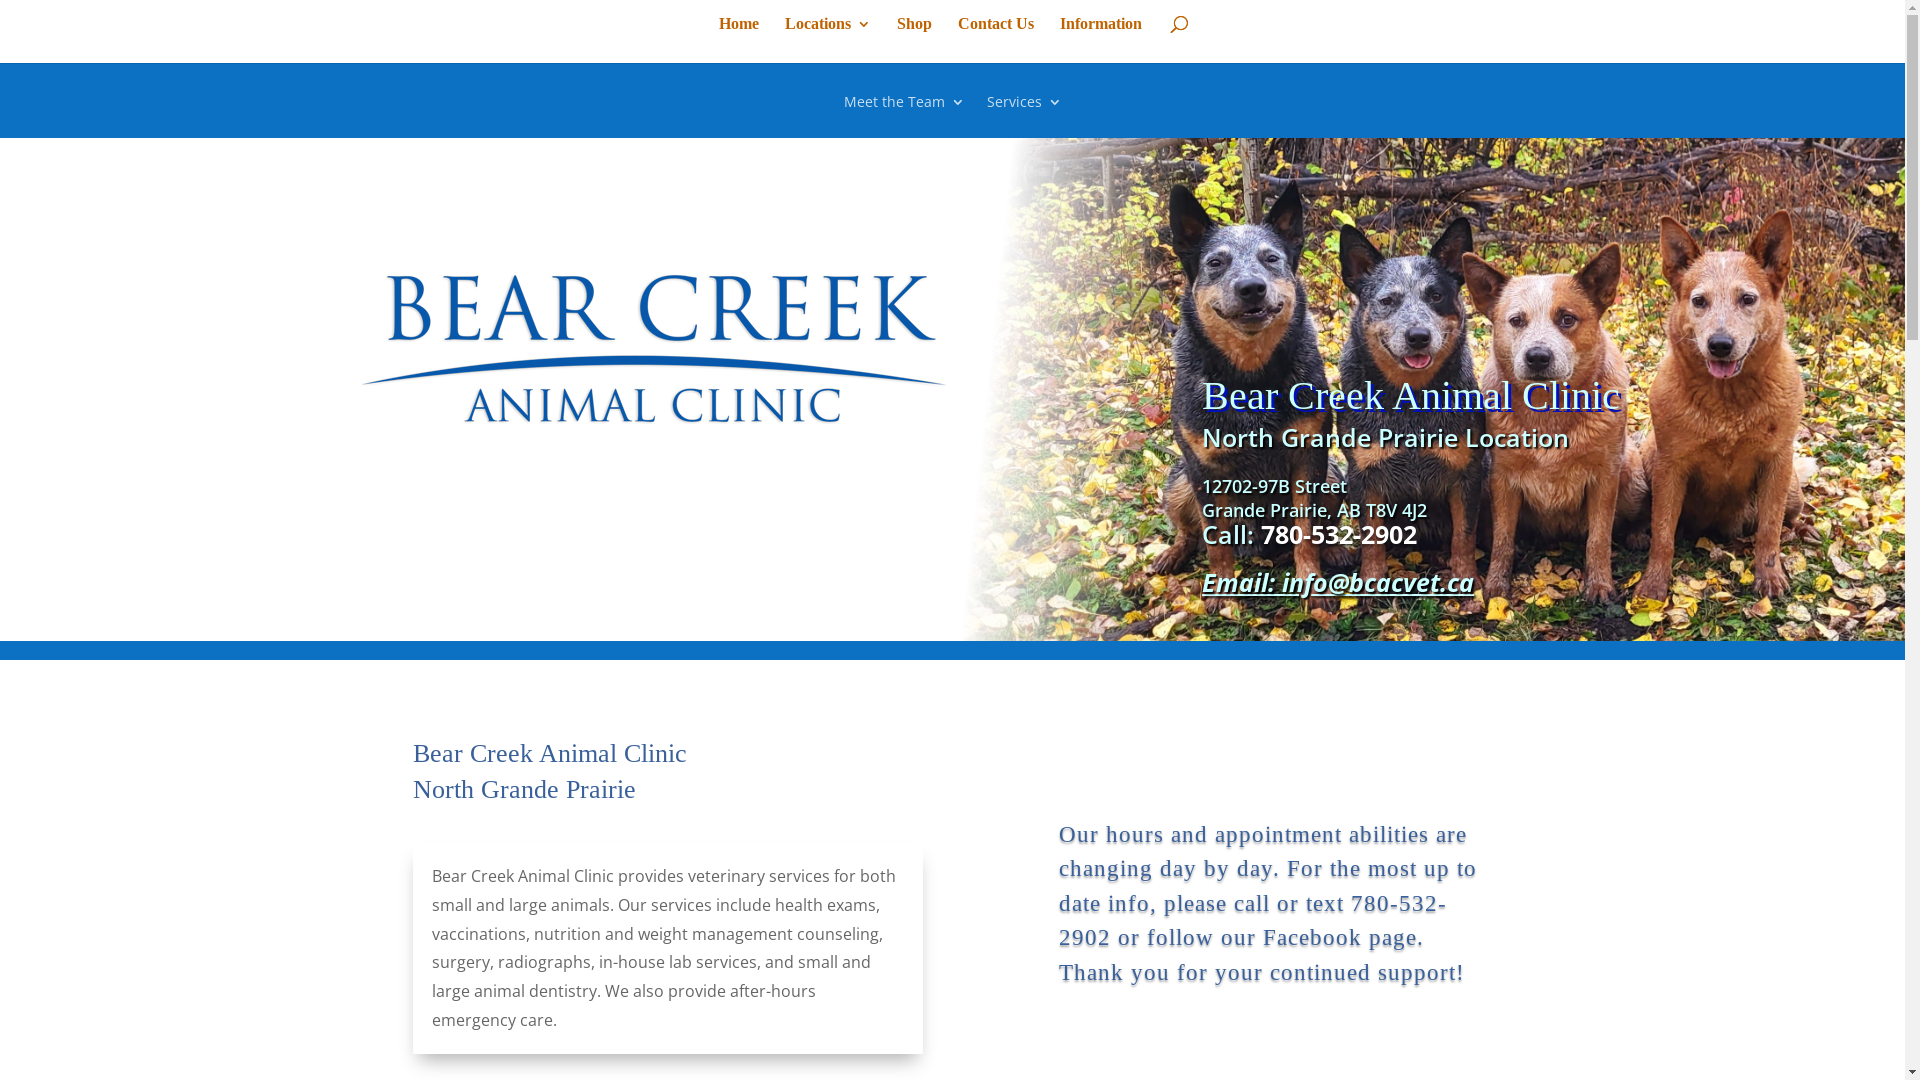  I want to click on 'Locations', so click(828, 39).